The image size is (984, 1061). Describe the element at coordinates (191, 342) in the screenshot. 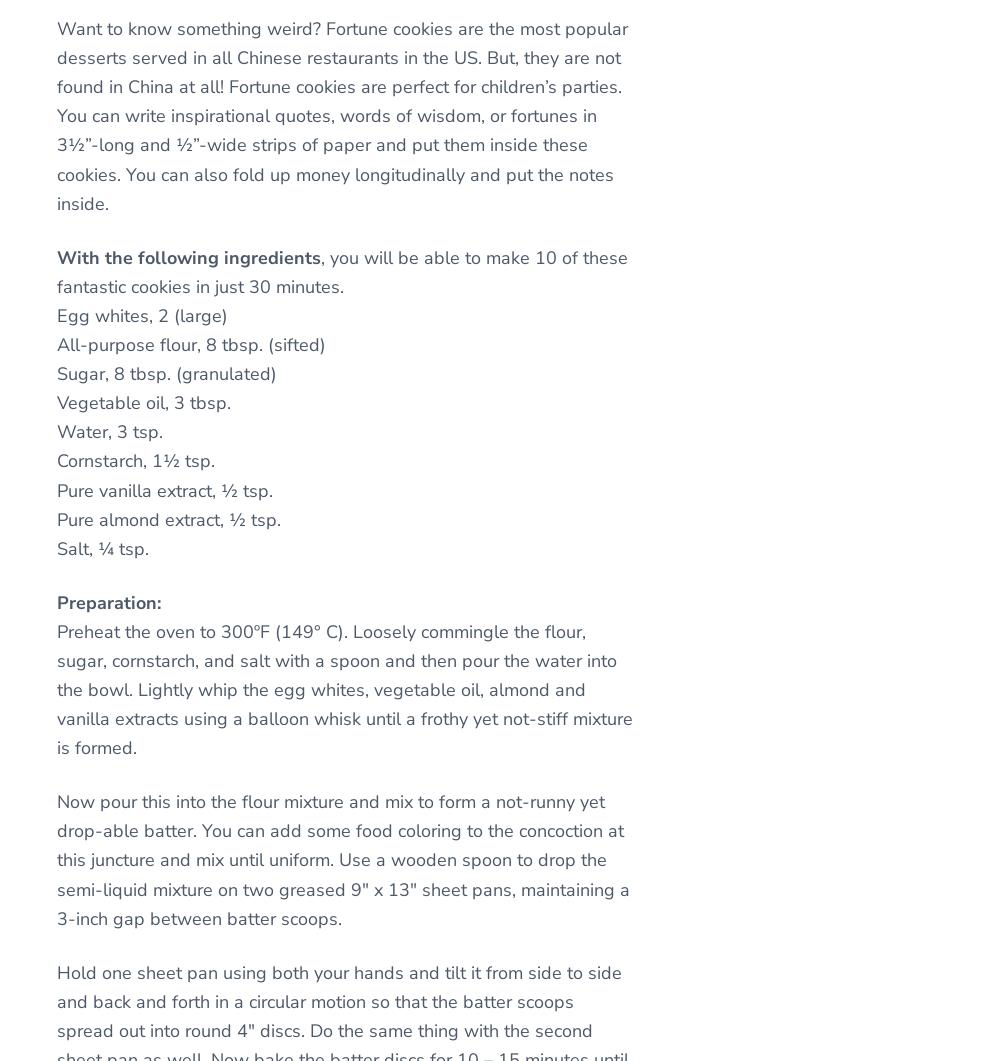

I see `'All-purpose flour, 8 tbsp. (sifted)'` at that location.